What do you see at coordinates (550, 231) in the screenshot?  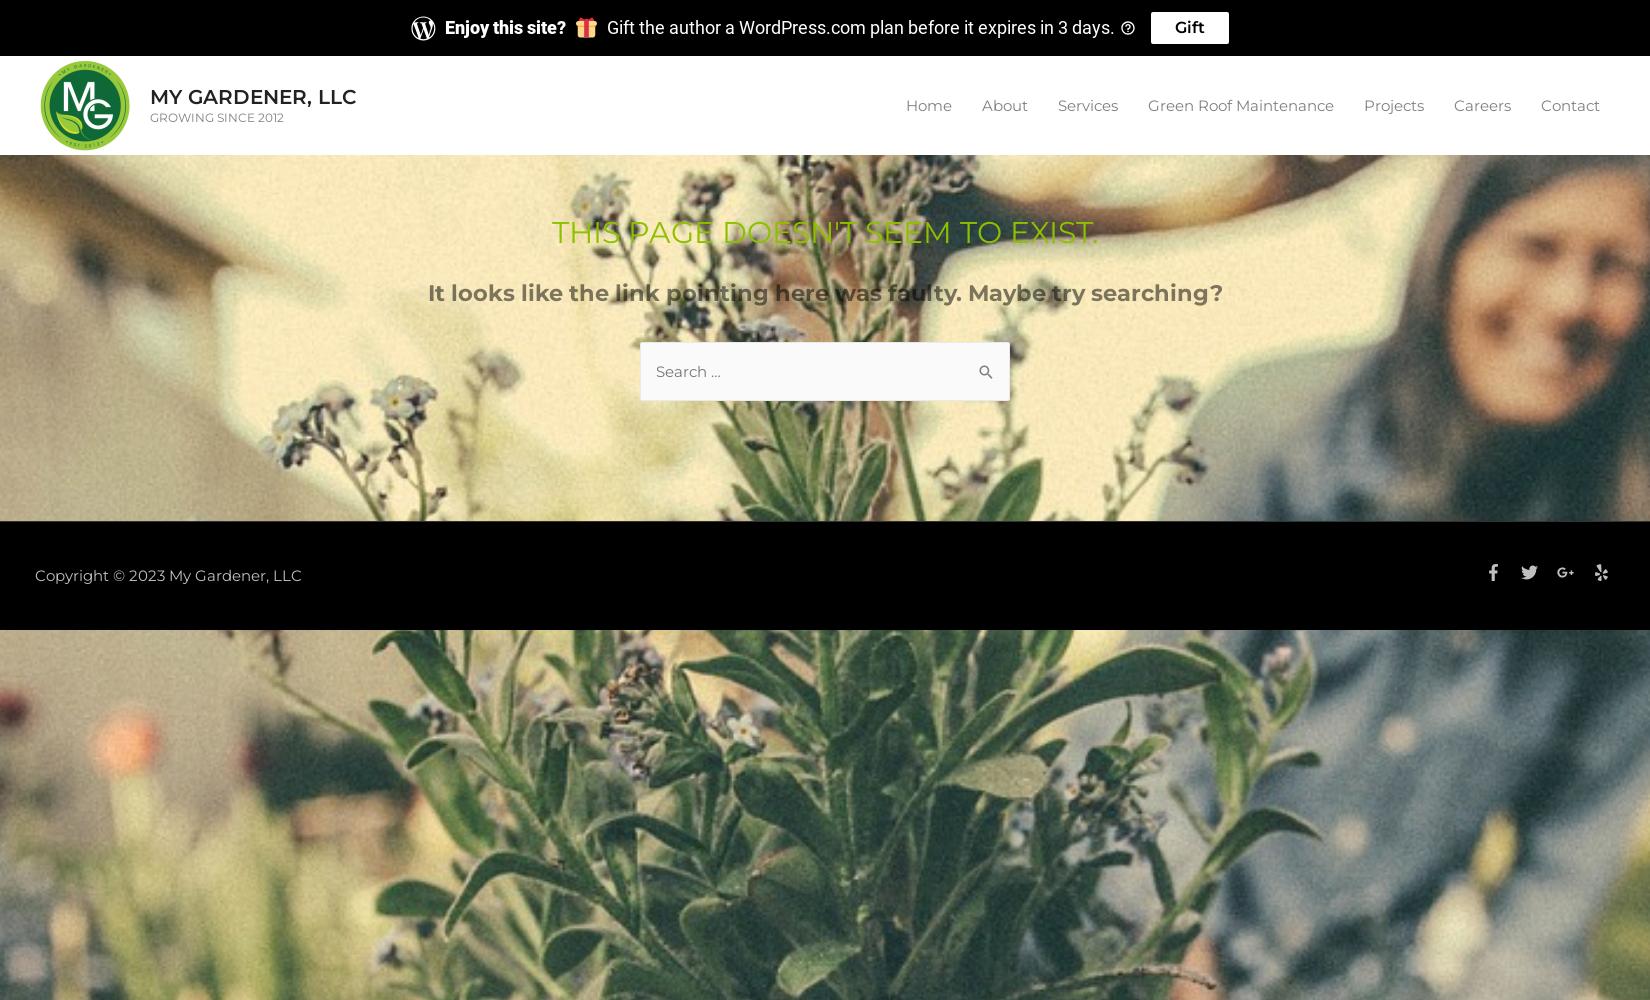 I see `'This page doesn't seem to exist.'` at bounding box center [550, 231].